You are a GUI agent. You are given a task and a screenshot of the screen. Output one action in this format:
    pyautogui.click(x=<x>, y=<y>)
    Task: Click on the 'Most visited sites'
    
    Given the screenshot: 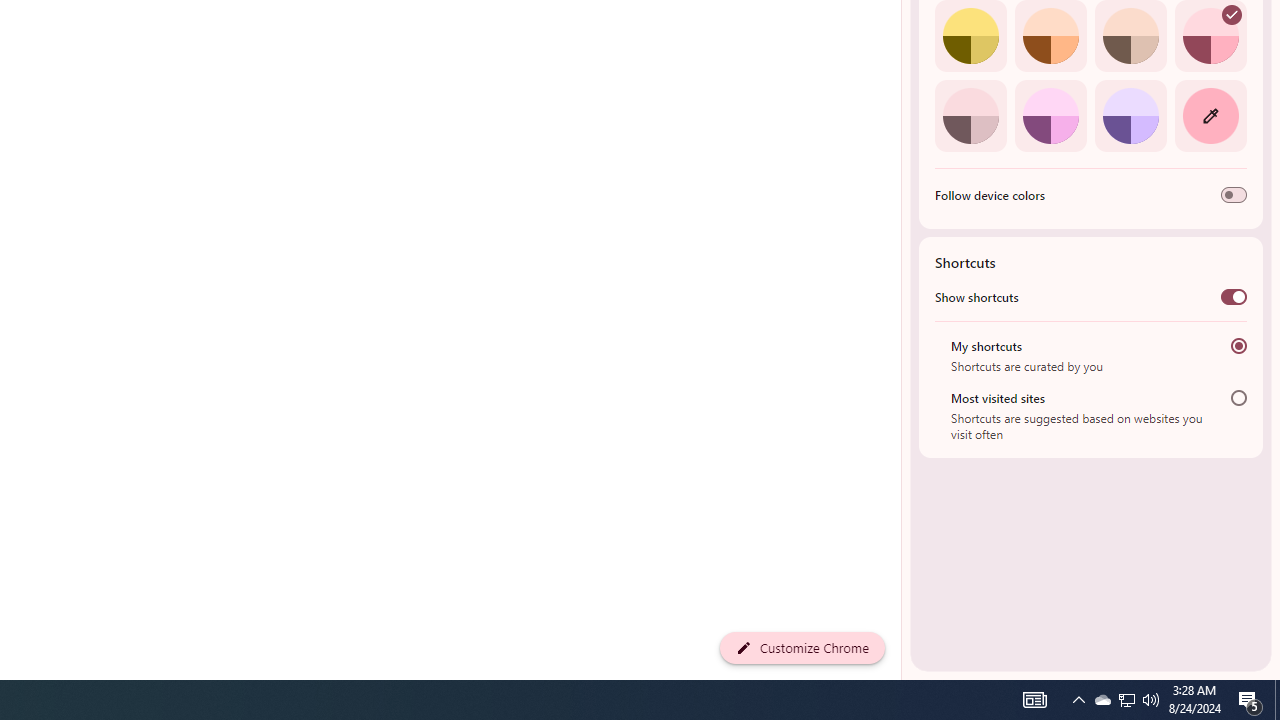 What is the action you would take?
    pyautogui.click(x=1238, y=398)
    